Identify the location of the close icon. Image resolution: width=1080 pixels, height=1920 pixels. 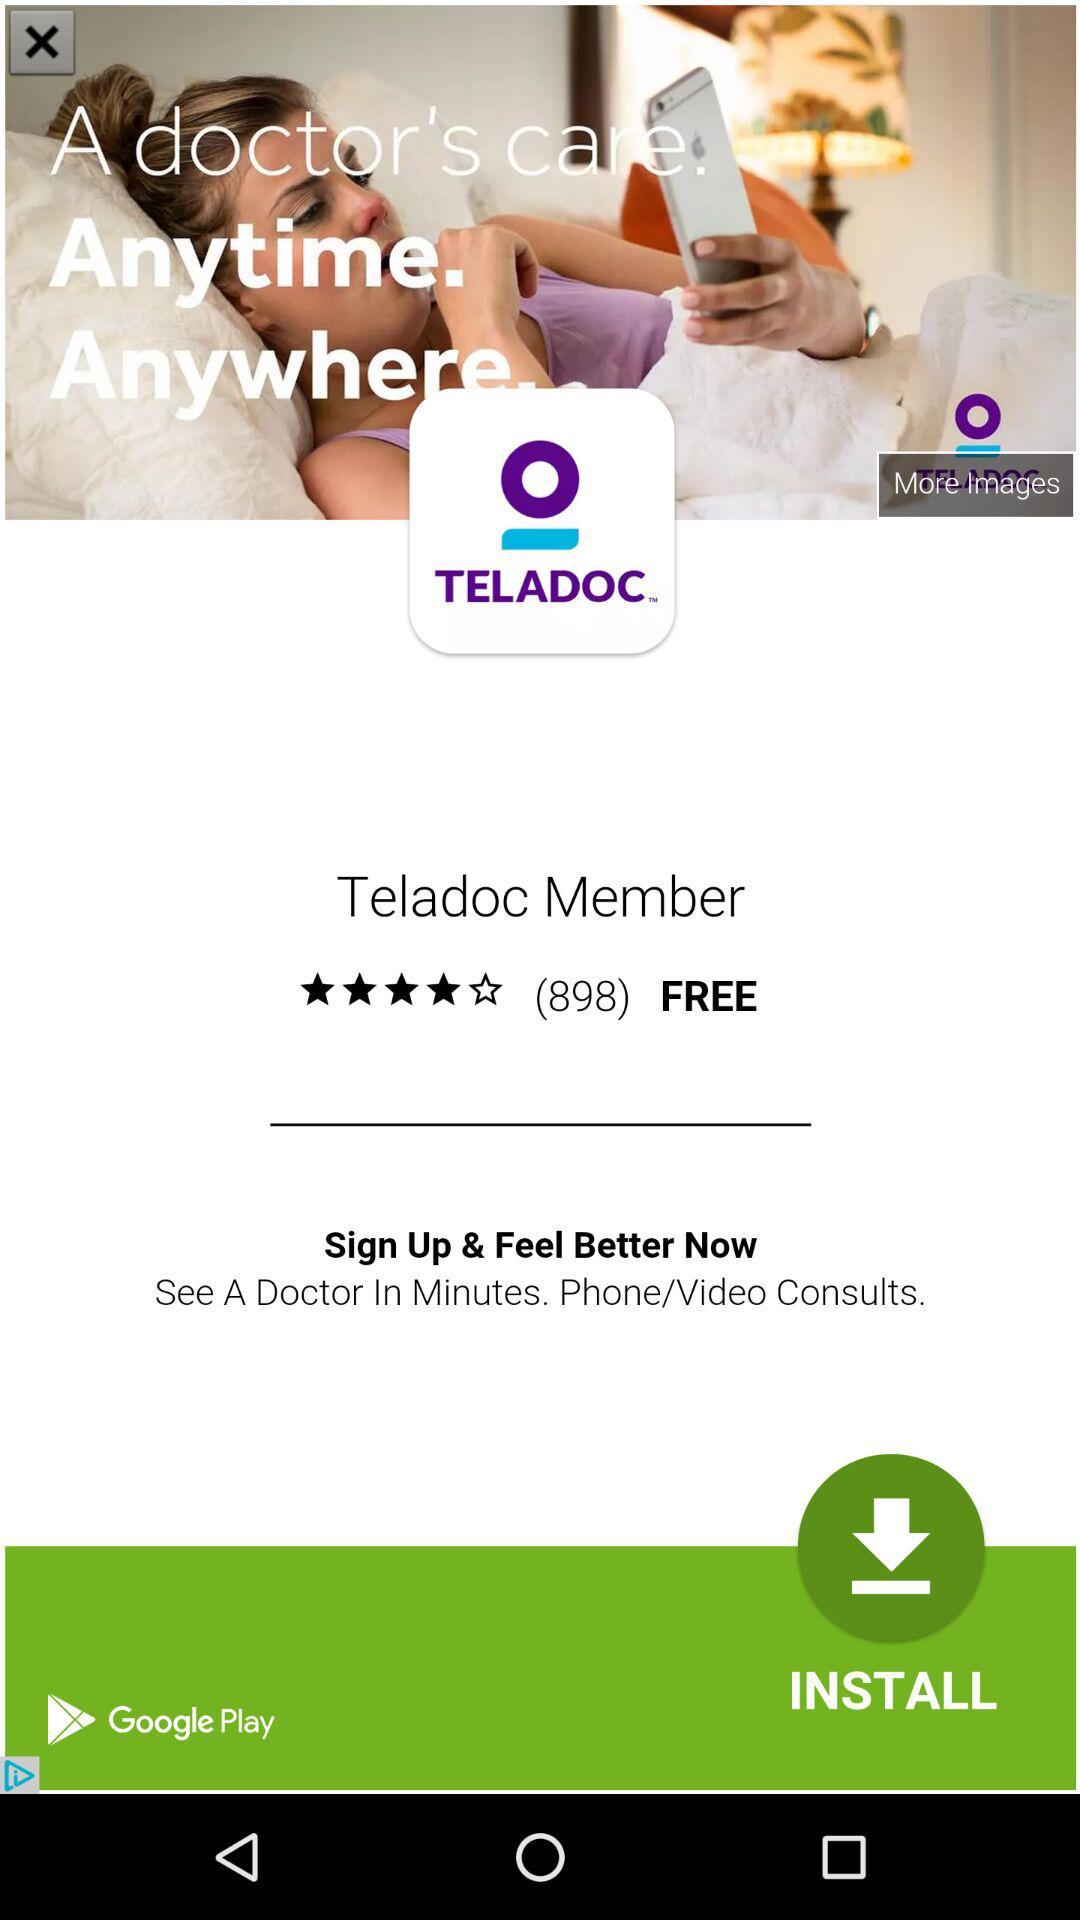
(42, 42).